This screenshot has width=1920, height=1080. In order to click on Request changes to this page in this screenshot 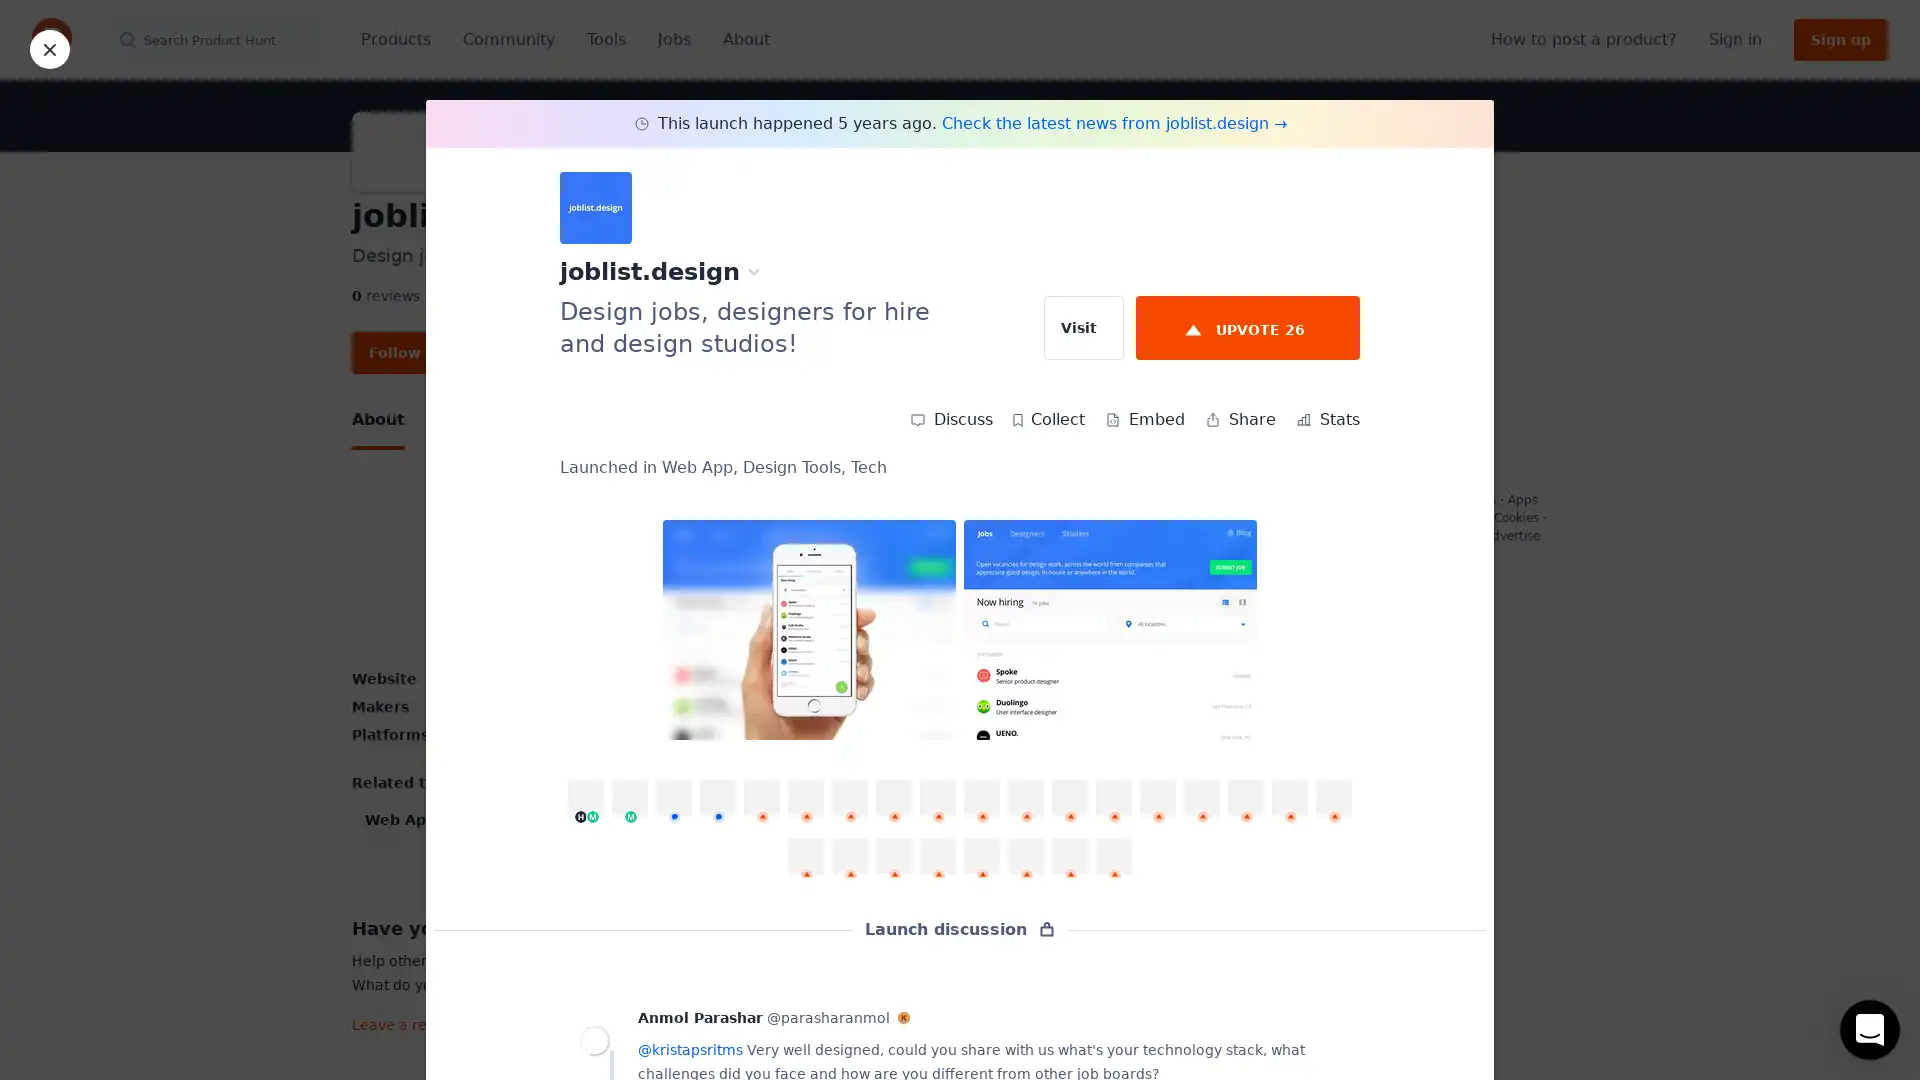, I will do `click(1426, 611)`.